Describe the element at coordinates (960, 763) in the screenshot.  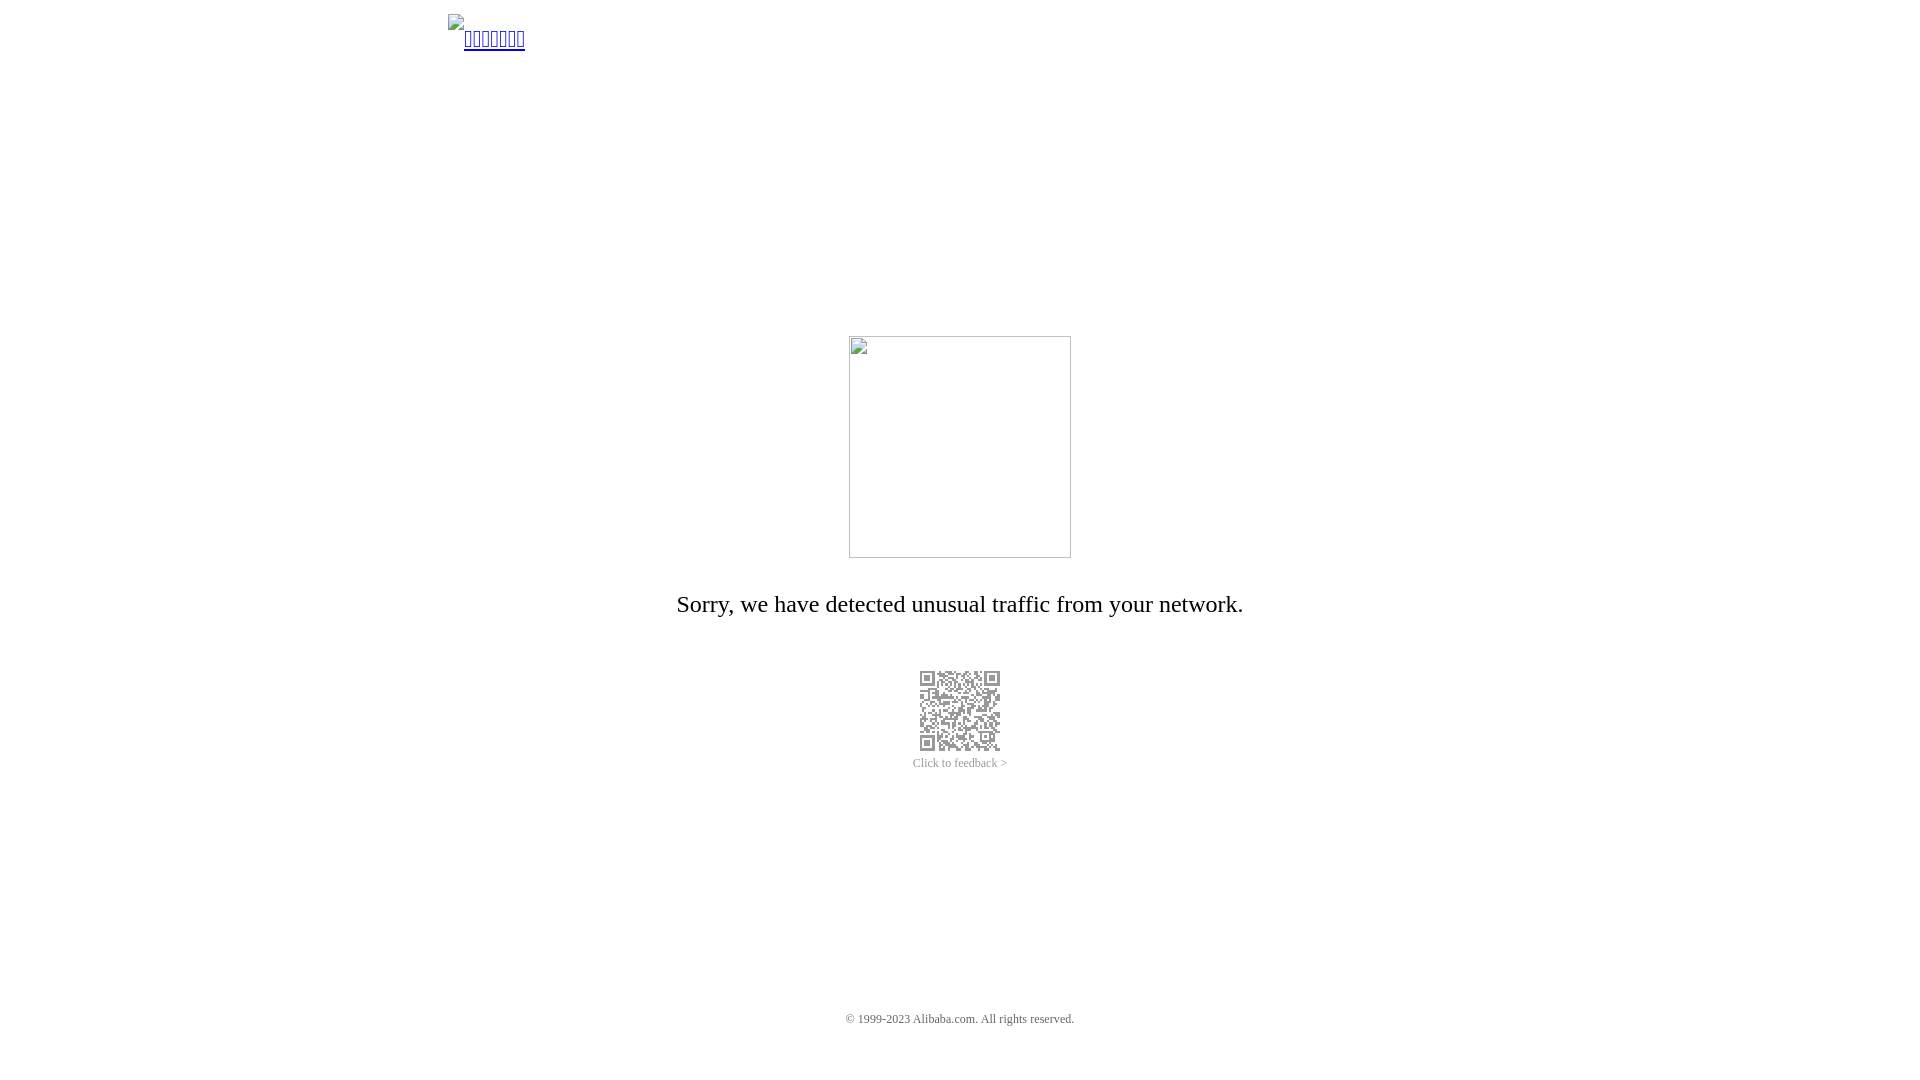
I see `'Click to feedback >'` at that location.